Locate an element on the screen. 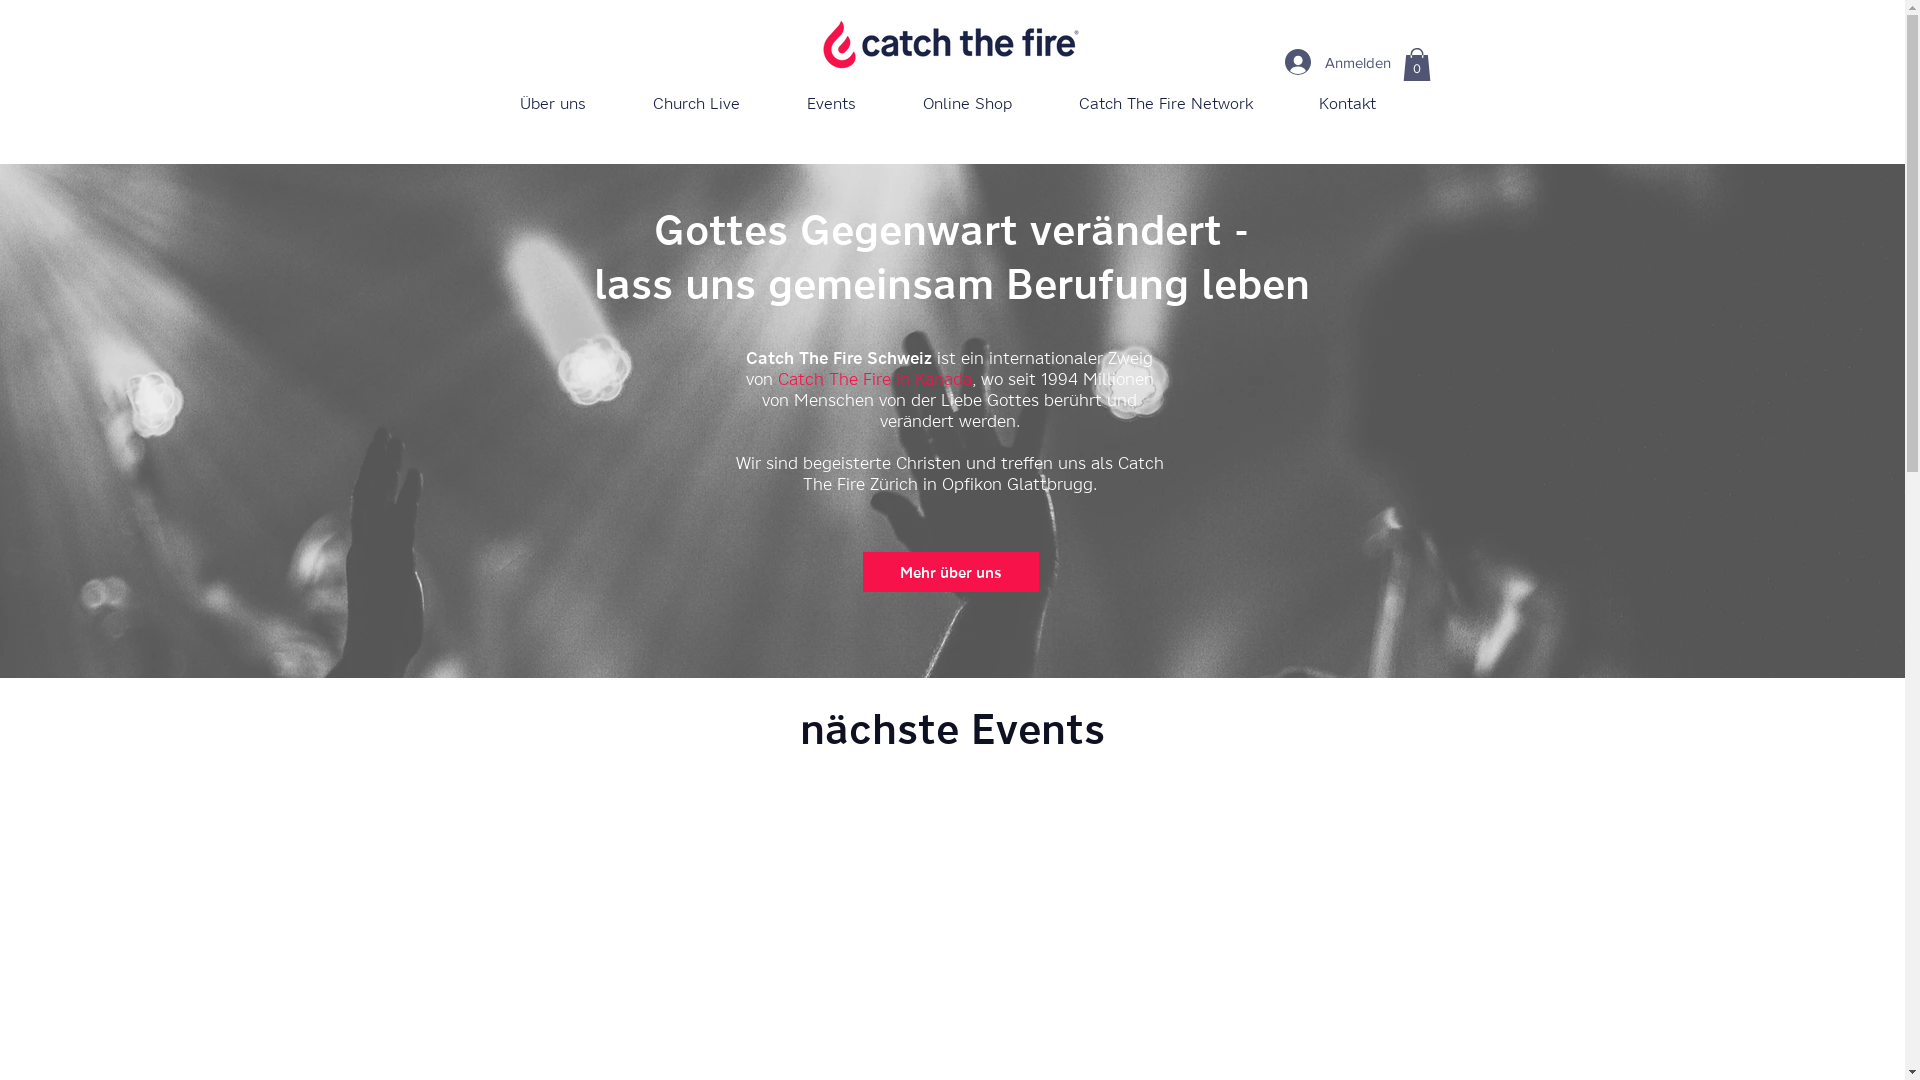  'Catch The Fire in Kanada' is located at coordinates (776, 378).